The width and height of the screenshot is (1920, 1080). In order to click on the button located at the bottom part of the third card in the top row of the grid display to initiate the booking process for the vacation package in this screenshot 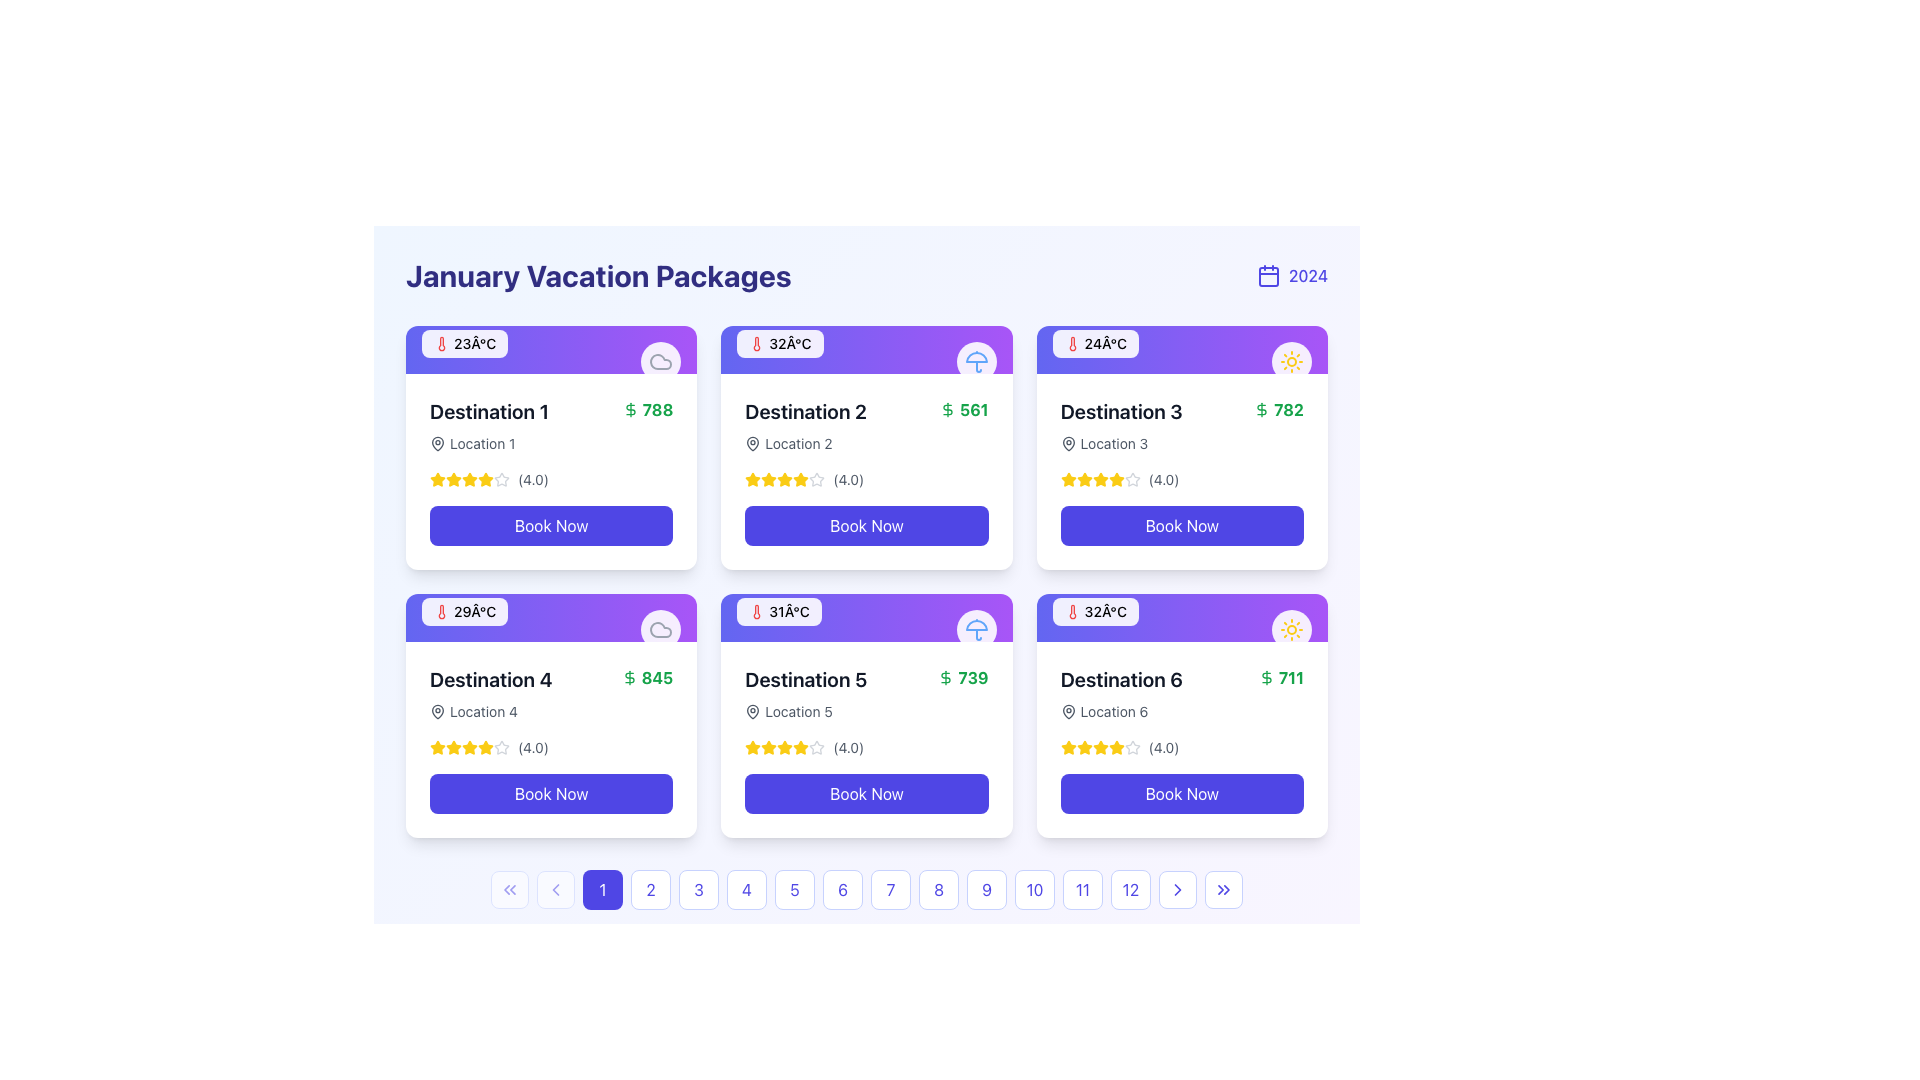, I will do `click(1182, 524)`.